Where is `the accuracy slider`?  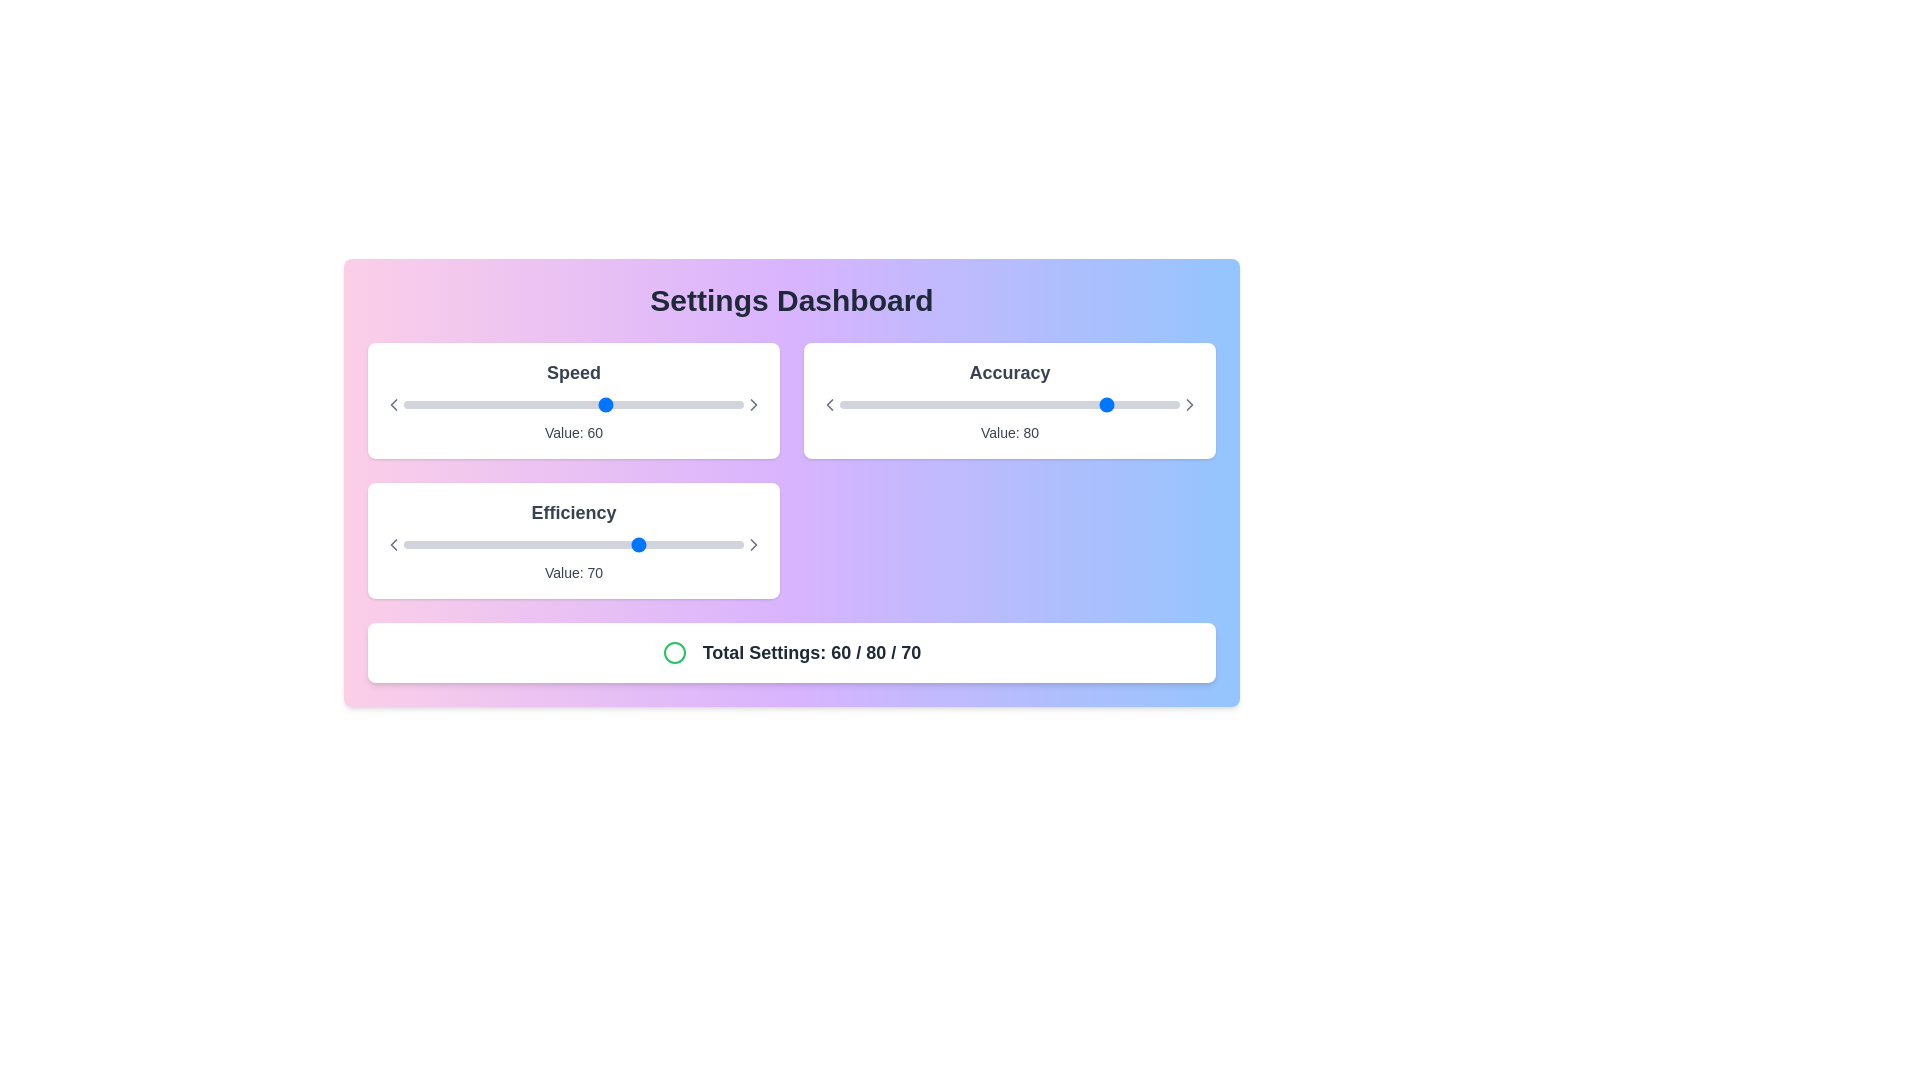
the accuracy slider is located at coordinates (903, 405).